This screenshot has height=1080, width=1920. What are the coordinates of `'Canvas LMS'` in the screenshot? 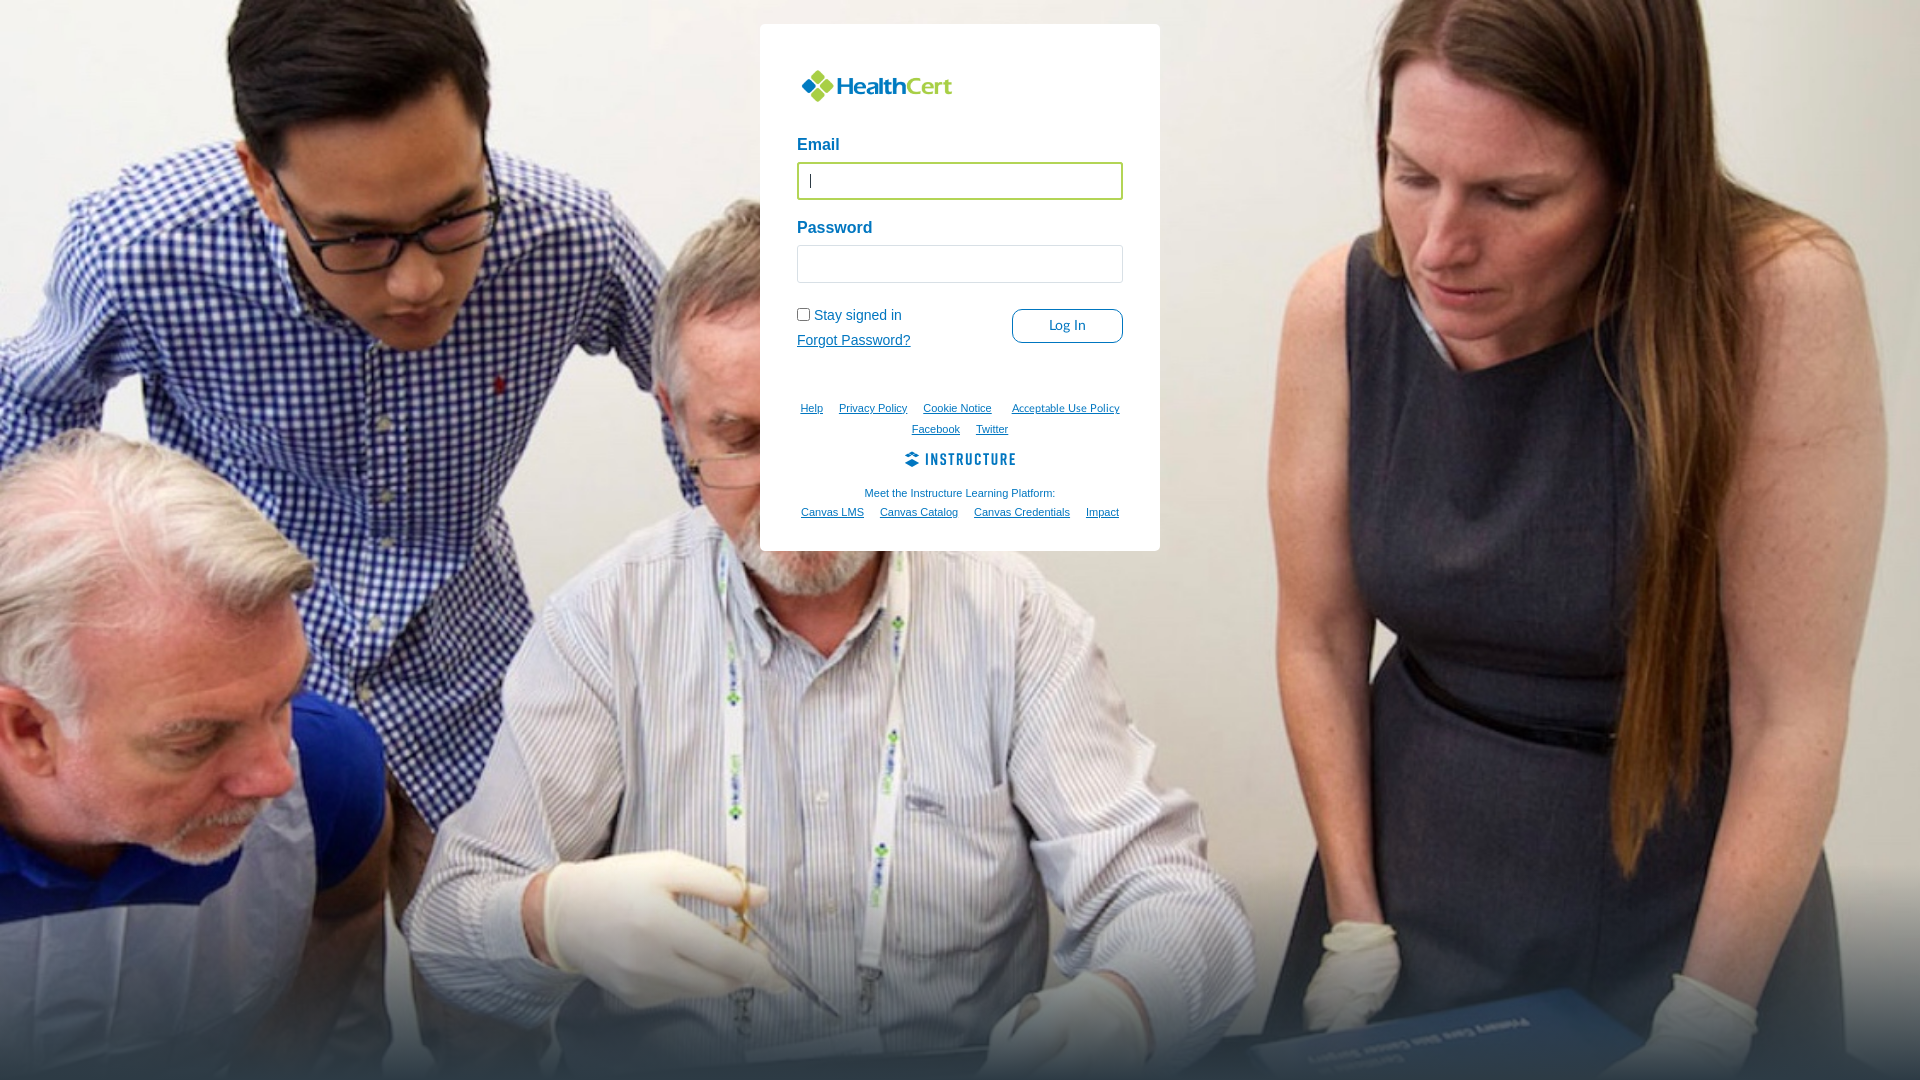 It's located at (832, 511).